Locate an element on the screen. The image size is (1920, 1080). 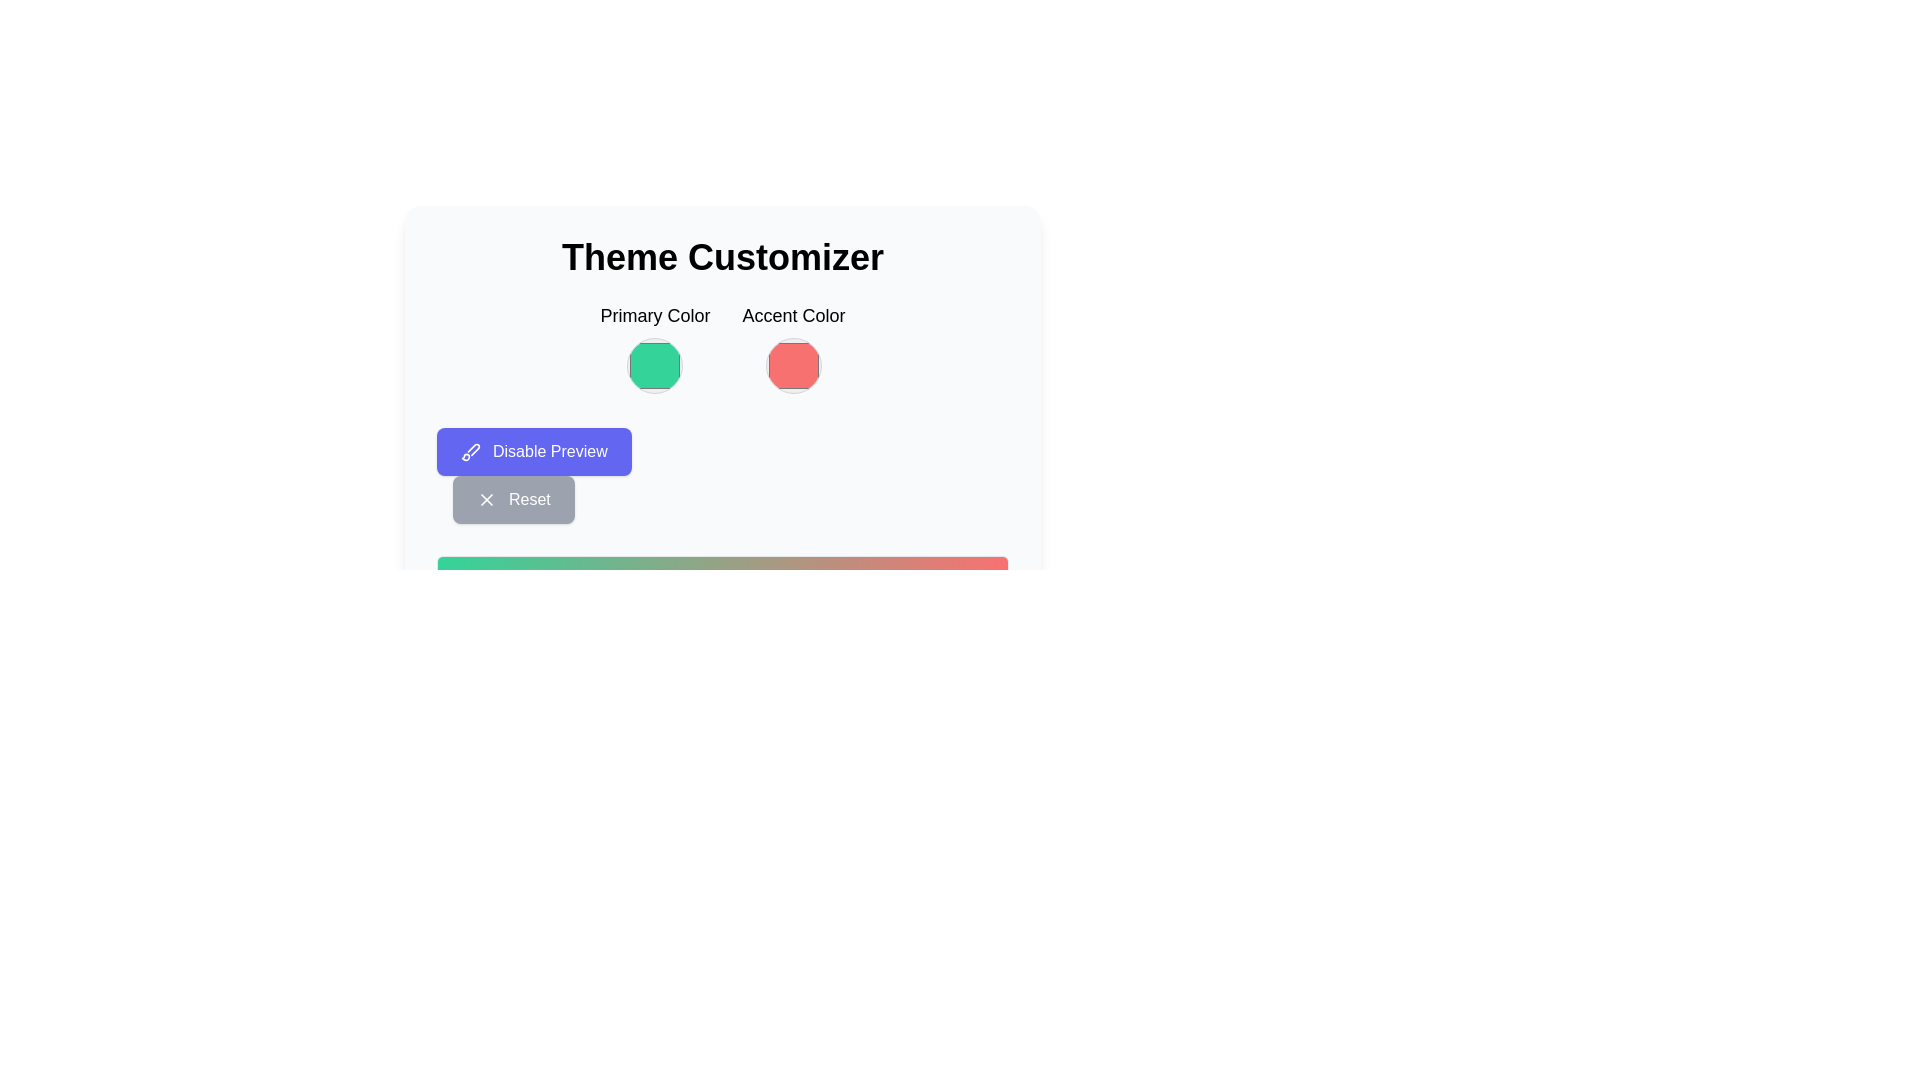
the 'Primary Color' label, which is a medium-sized, bold text element positioned above a circular color preview is located at coordinates (655, 315).